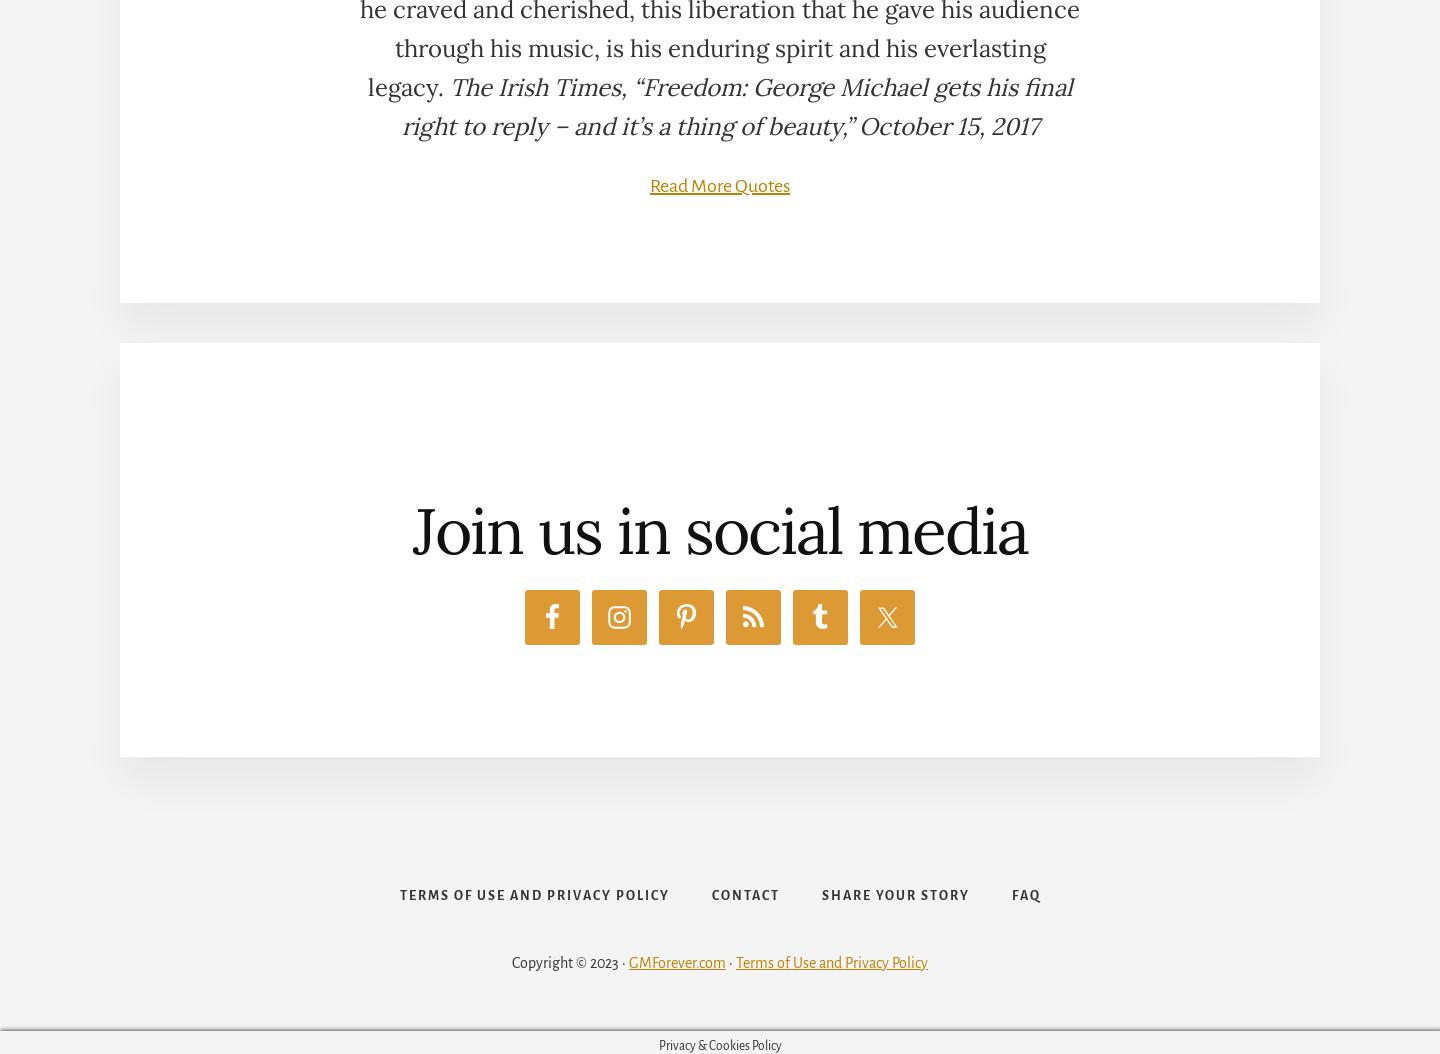 The width and height of the screenshot is (1440, 1054). I want to click on 'Contact', so click(744, 894).